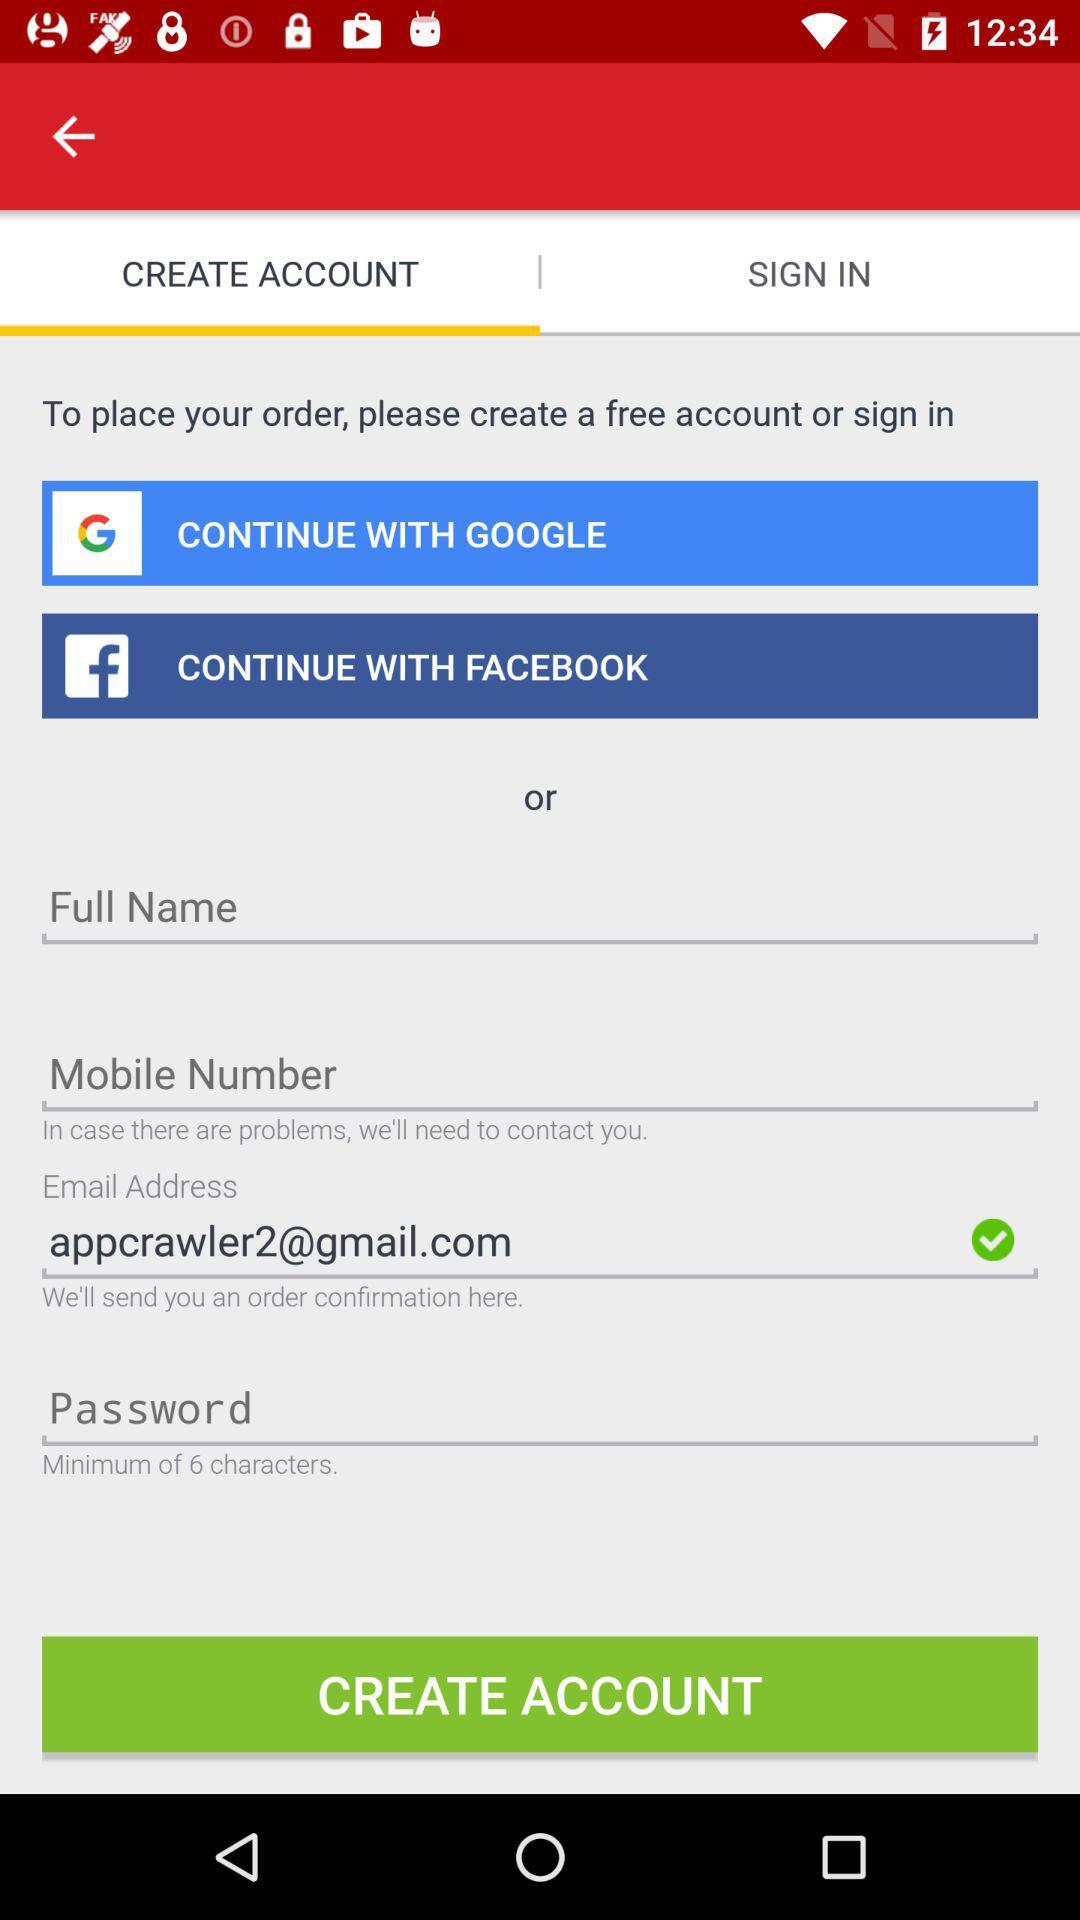  I want to click on the mobile number box, so click(540, 1071).